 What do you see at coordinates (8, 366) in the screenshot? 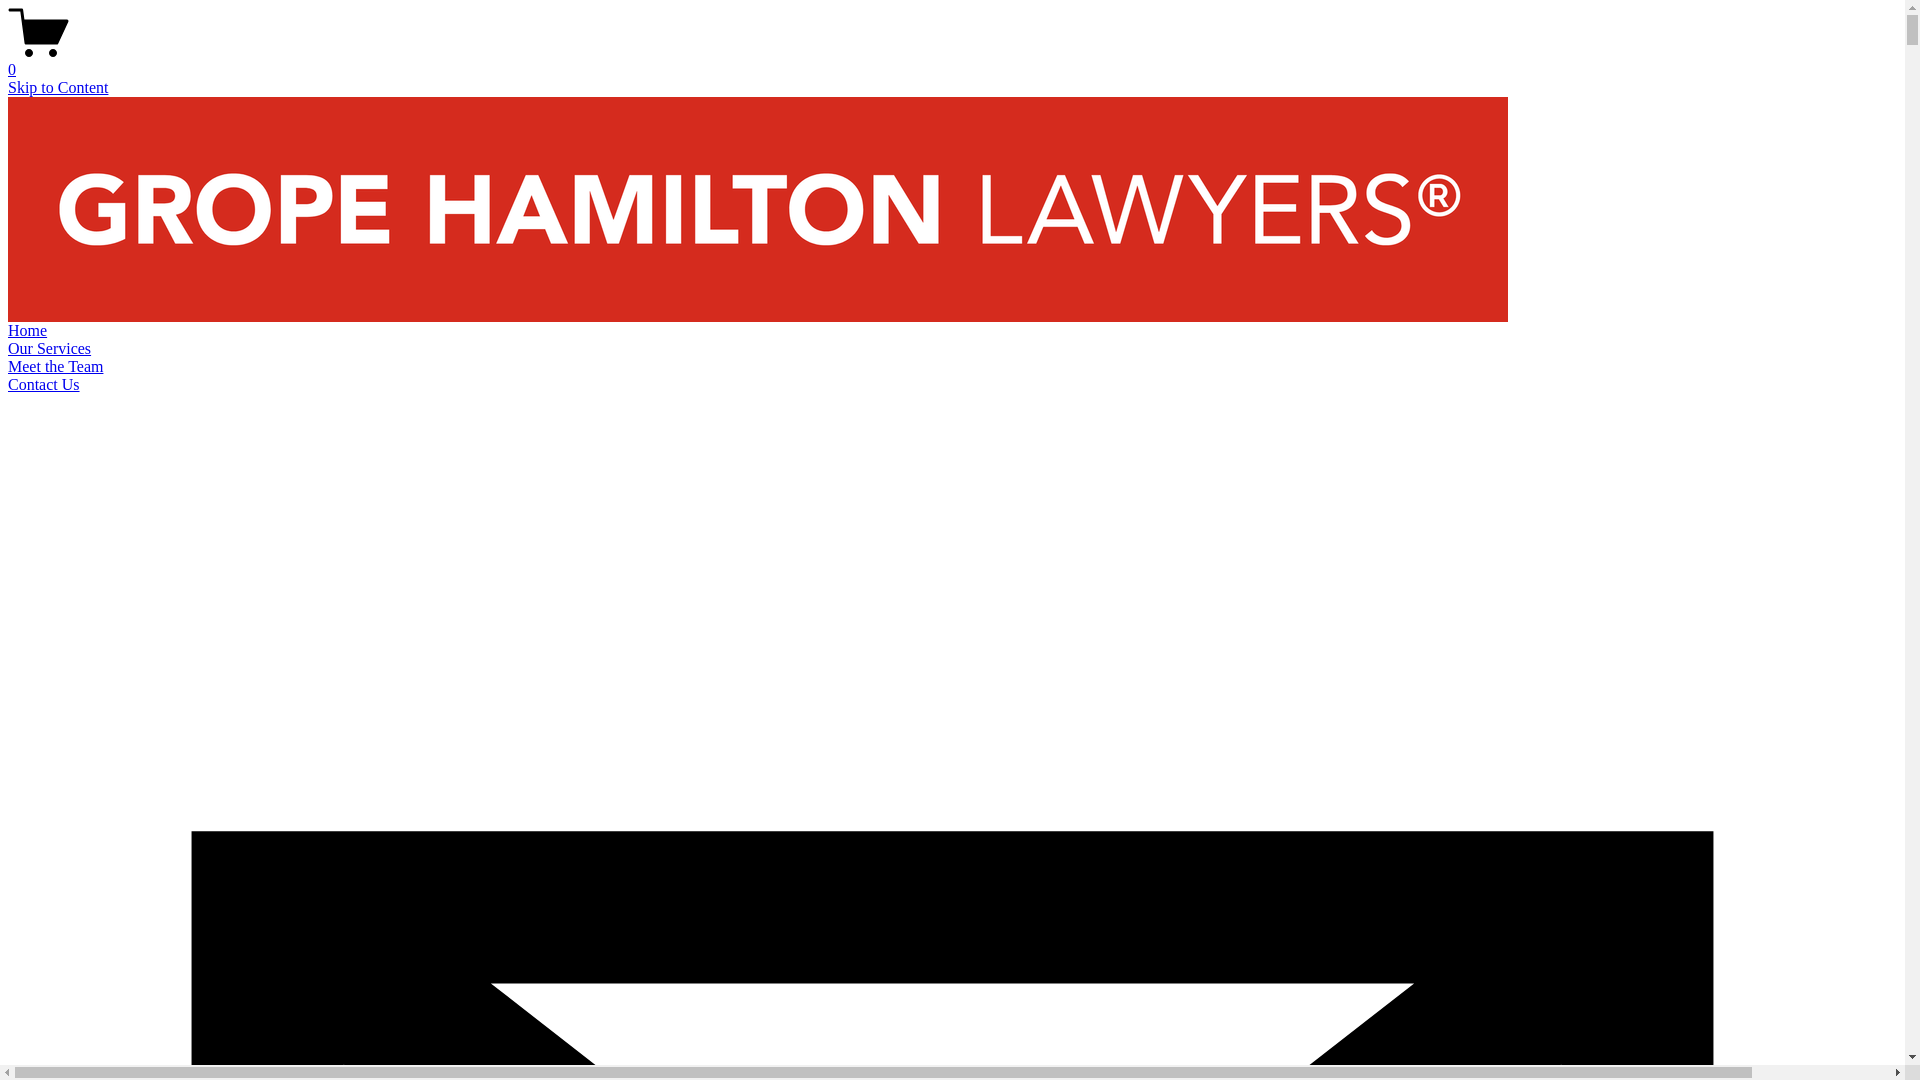
I see `'Meet the Team'` at bounding box center [8, 366].